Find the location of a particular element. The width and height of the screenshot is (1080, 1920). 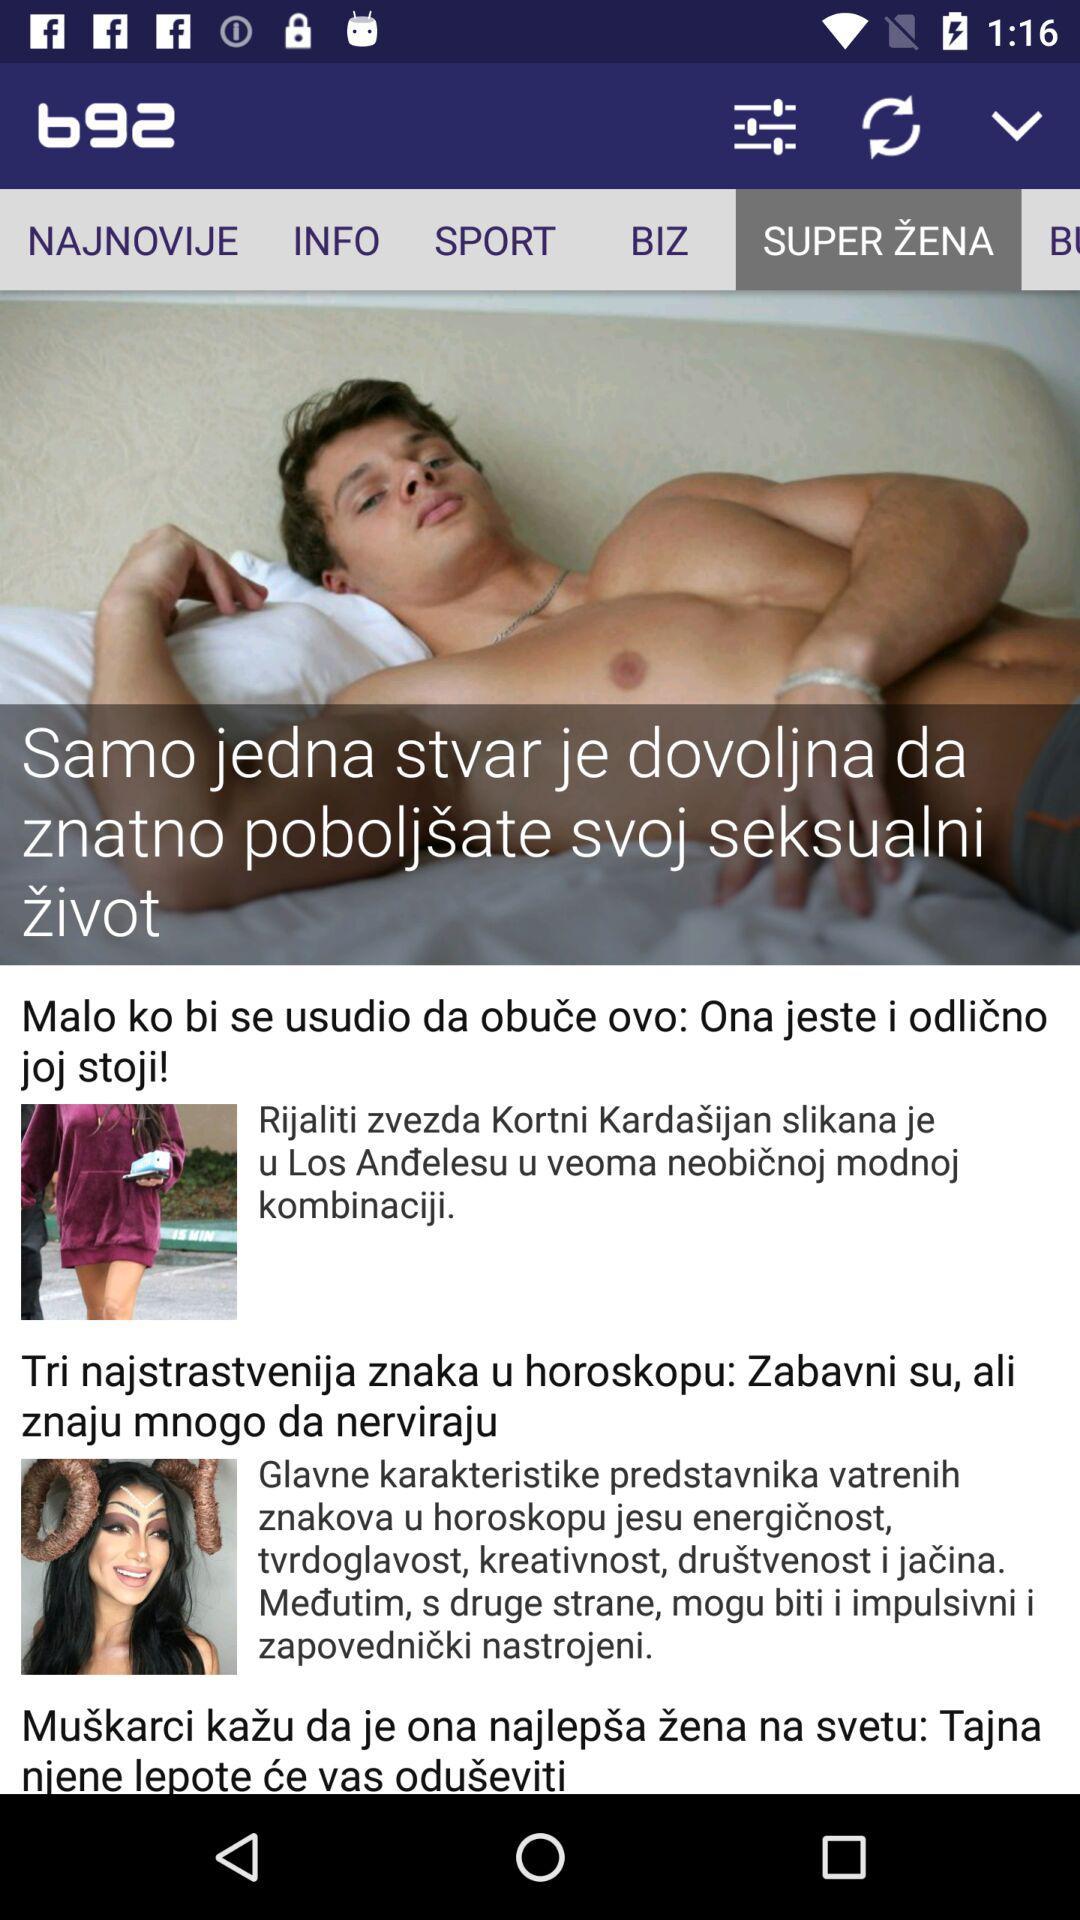

the icon above   biz is located at coordinates (764, 124).